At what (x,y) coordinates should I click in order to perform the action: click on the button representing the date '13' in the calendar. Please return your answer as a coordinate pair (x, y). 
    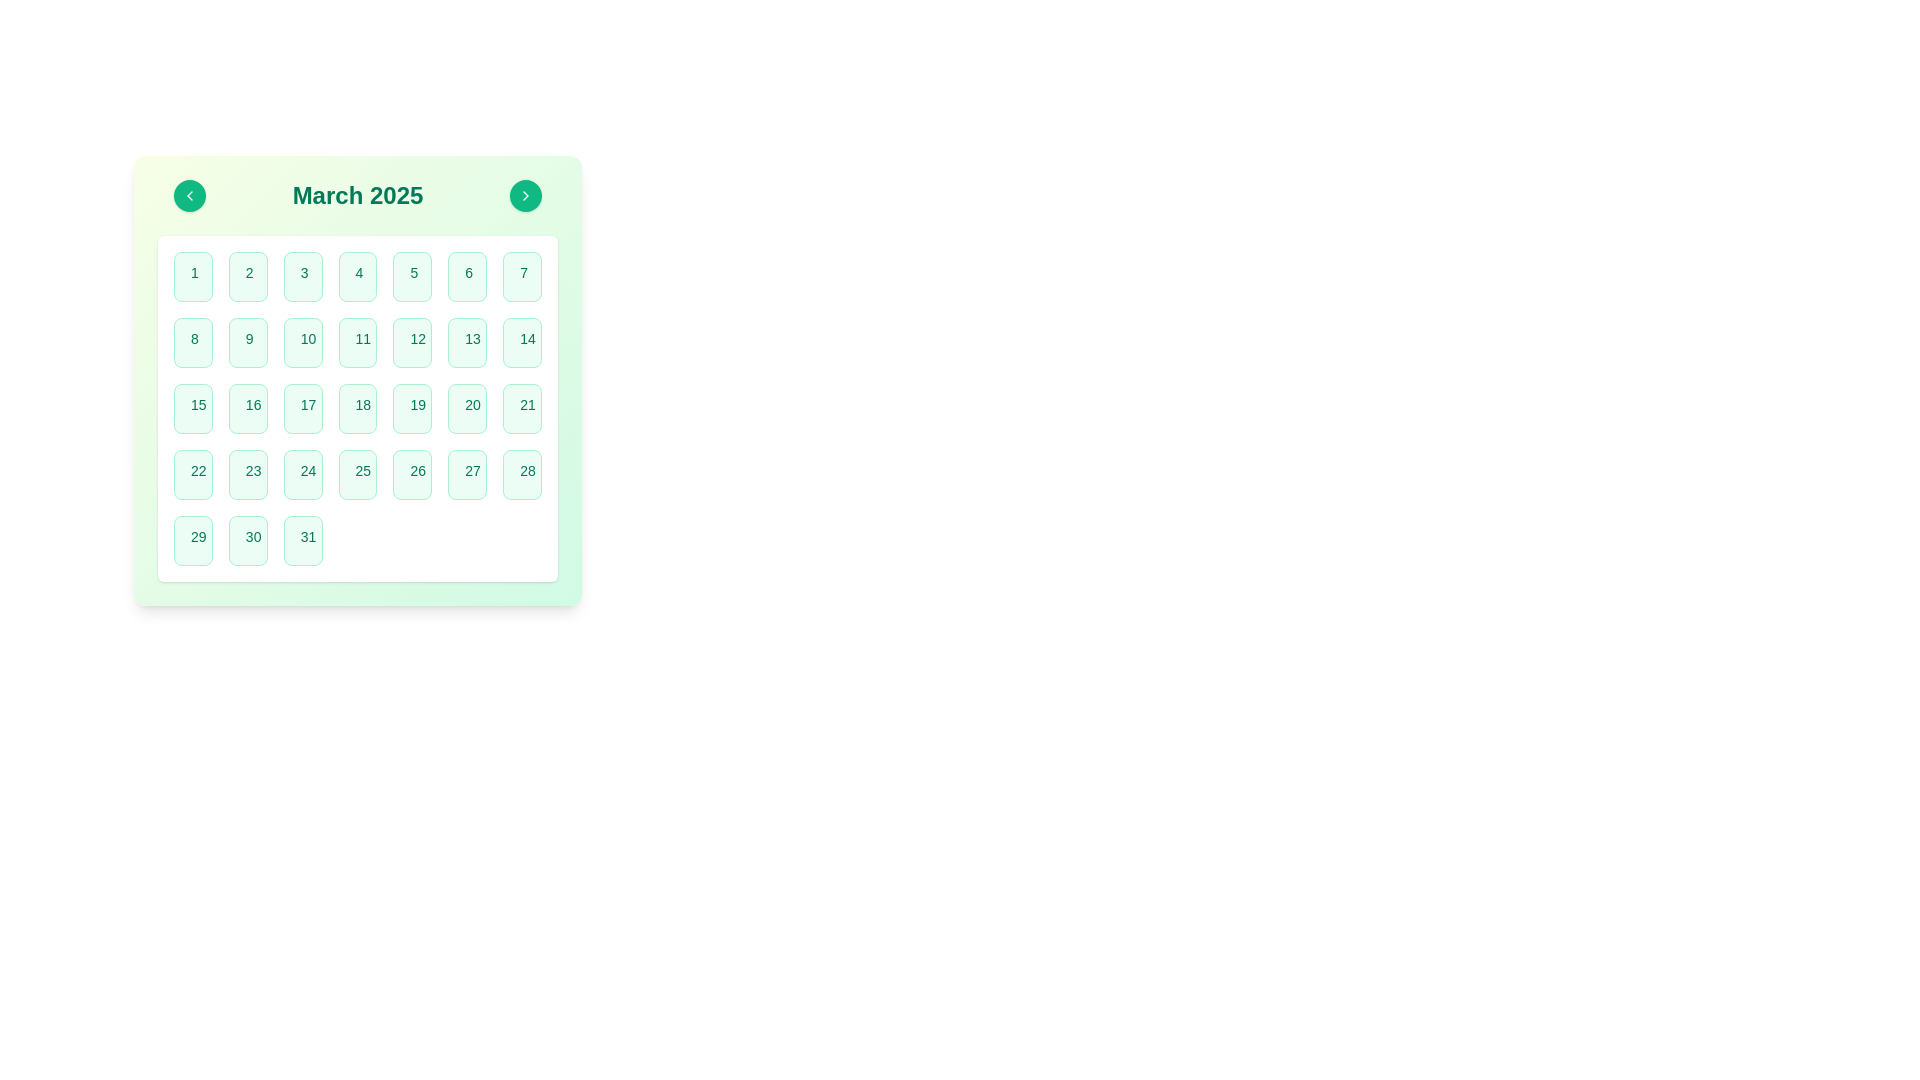
    Looking at the image, I should click on (466, 342).